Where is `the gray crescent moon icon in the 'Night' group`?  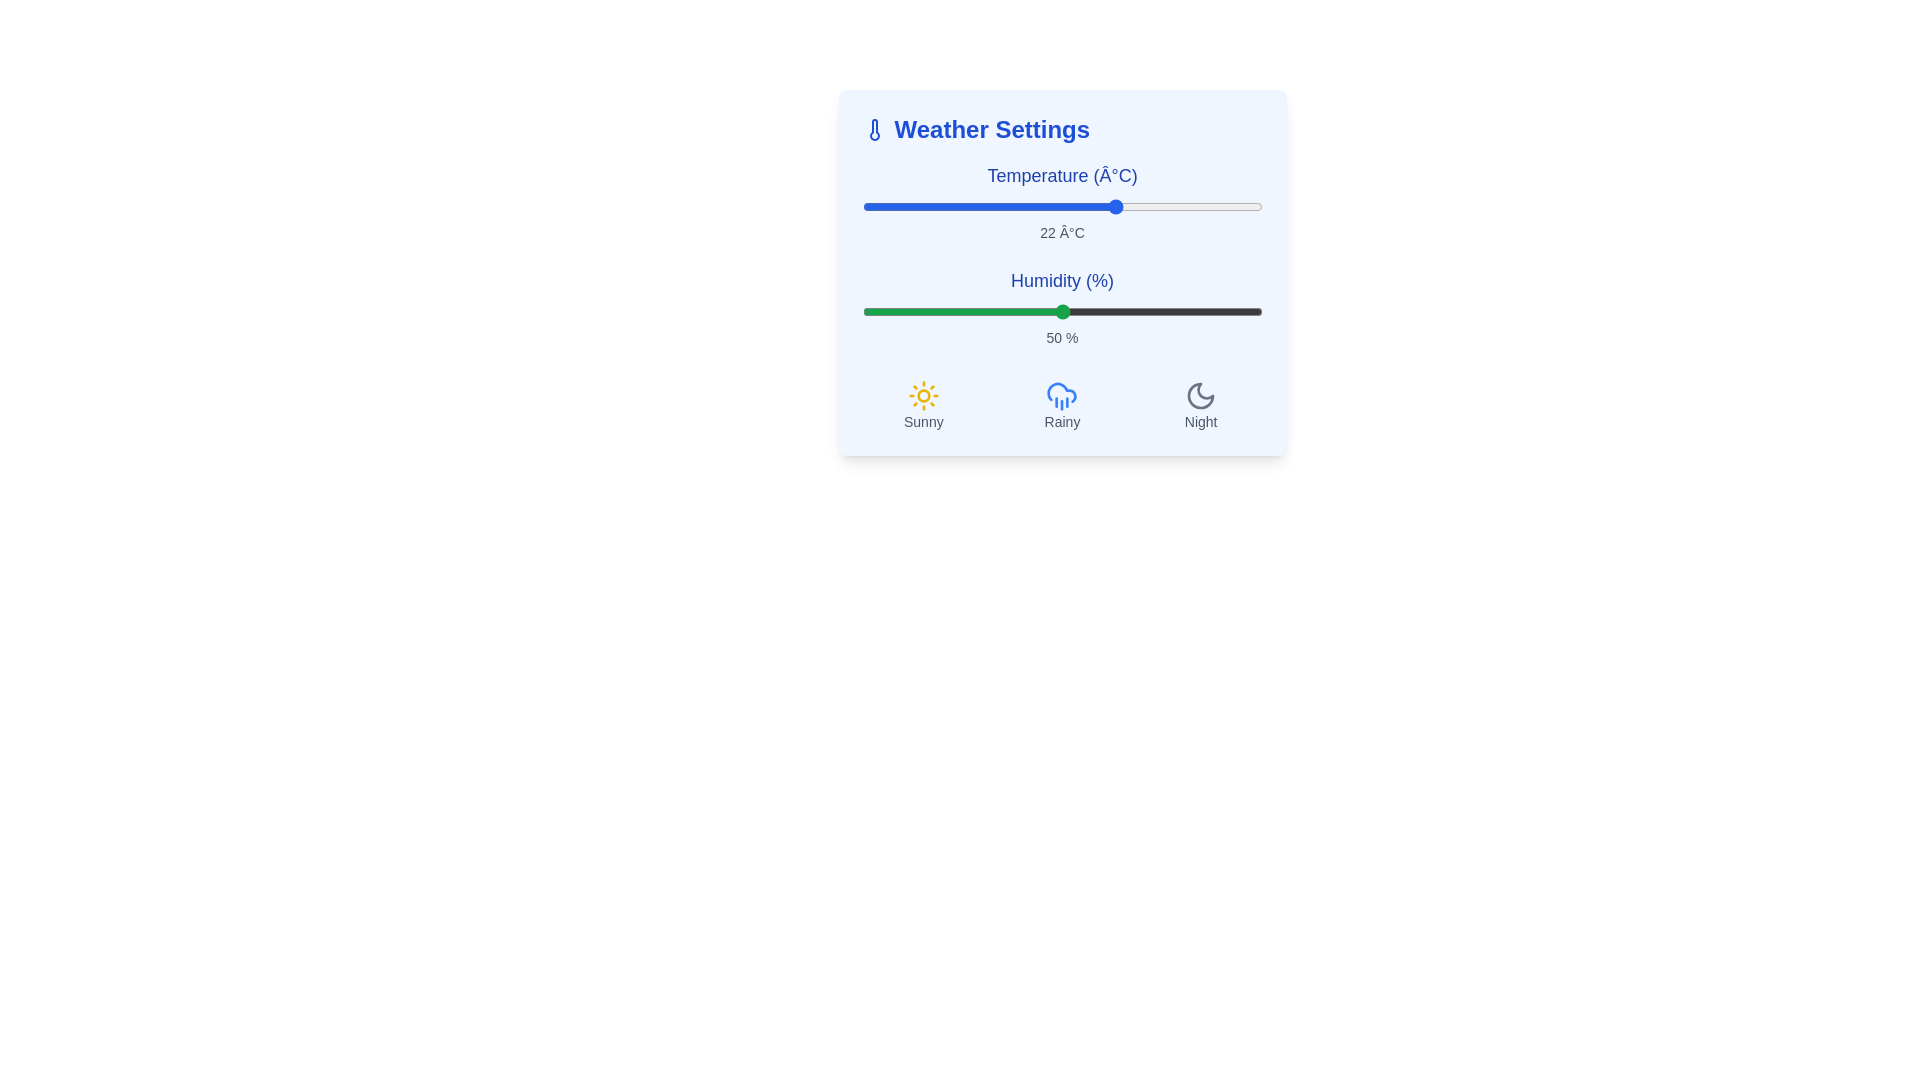
the gray crescent moon icon in the 'Night' group is located at coordinates (1200, 396).